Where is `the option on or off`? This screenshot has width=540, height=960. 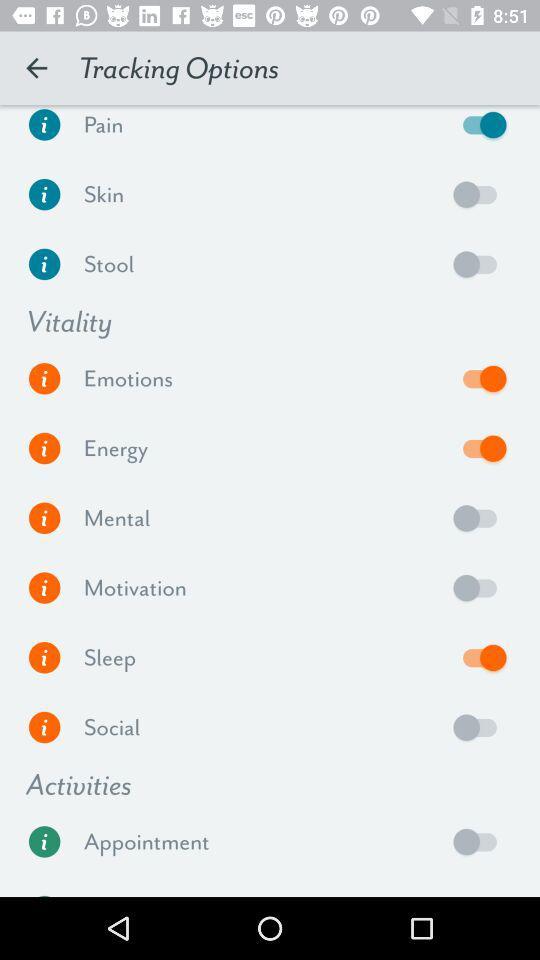 the option on or off is located at coordinates (479, 588).